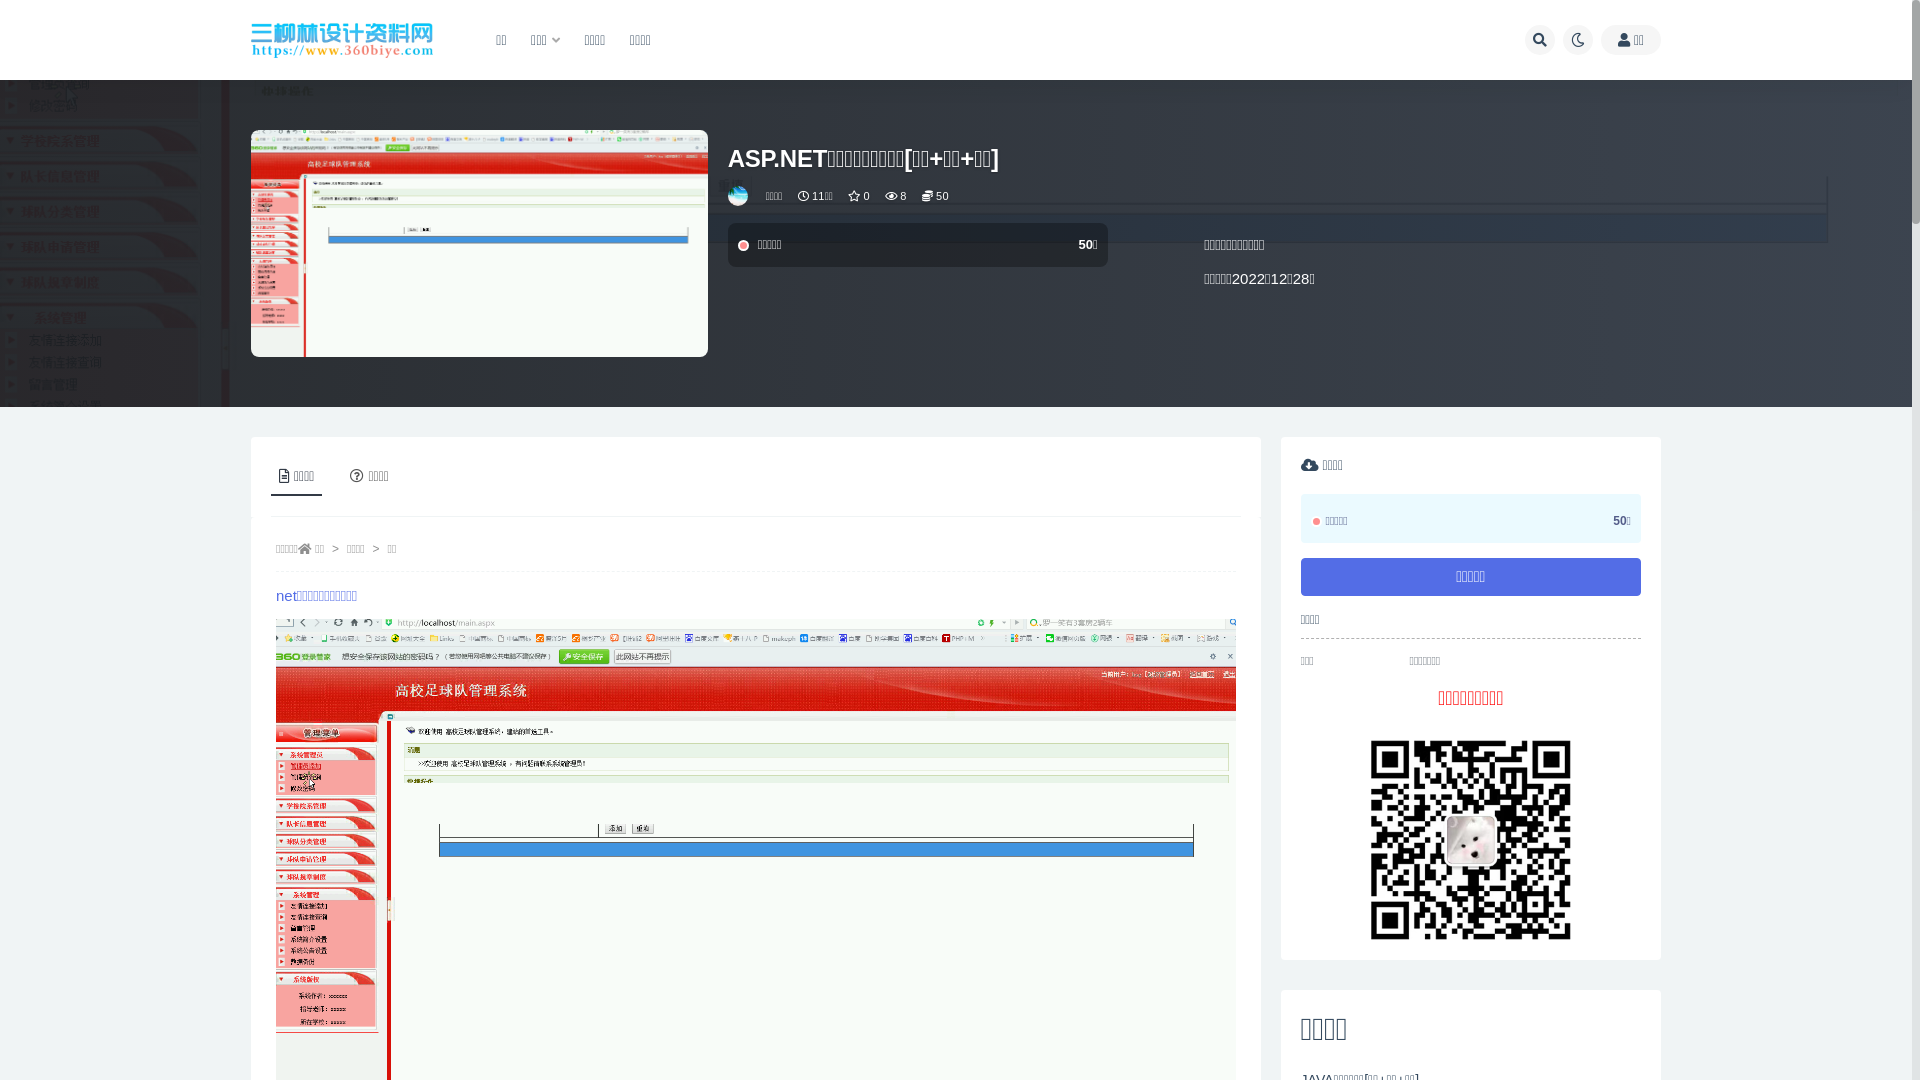 The image size is (1920, 1080). What do you see at coordinates (738, 196) in the screenshot?
I see `'admin'` at bounding box center [738, 196].